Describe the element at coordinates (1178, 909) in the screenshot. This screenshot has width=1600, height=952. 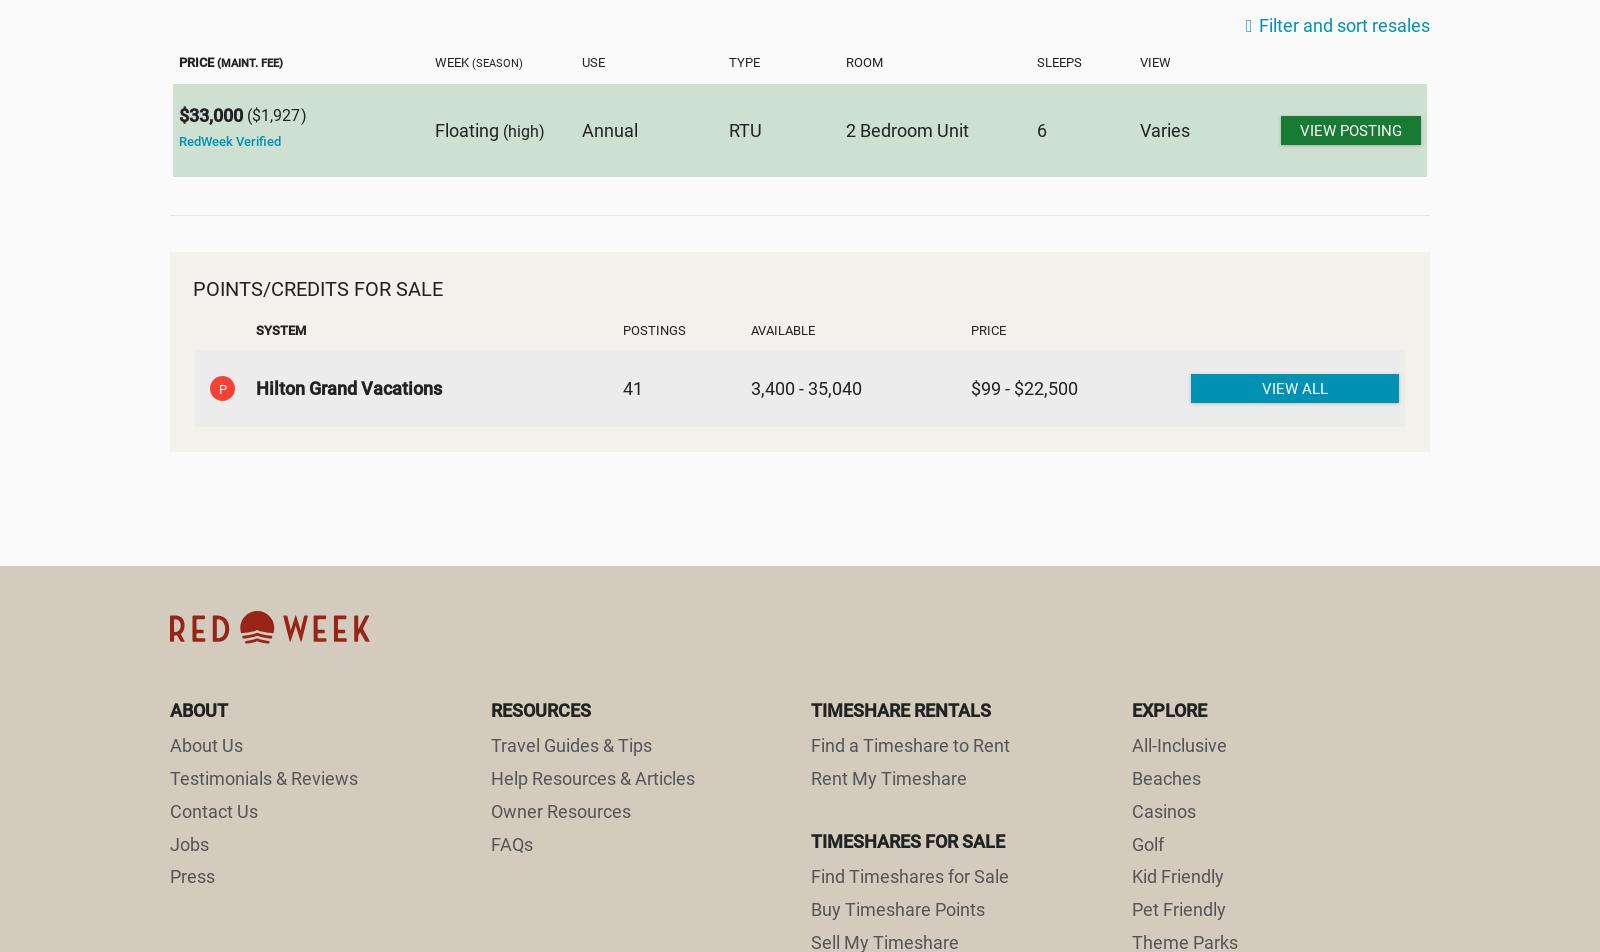
I see `'Pet Friendly'` at that location.